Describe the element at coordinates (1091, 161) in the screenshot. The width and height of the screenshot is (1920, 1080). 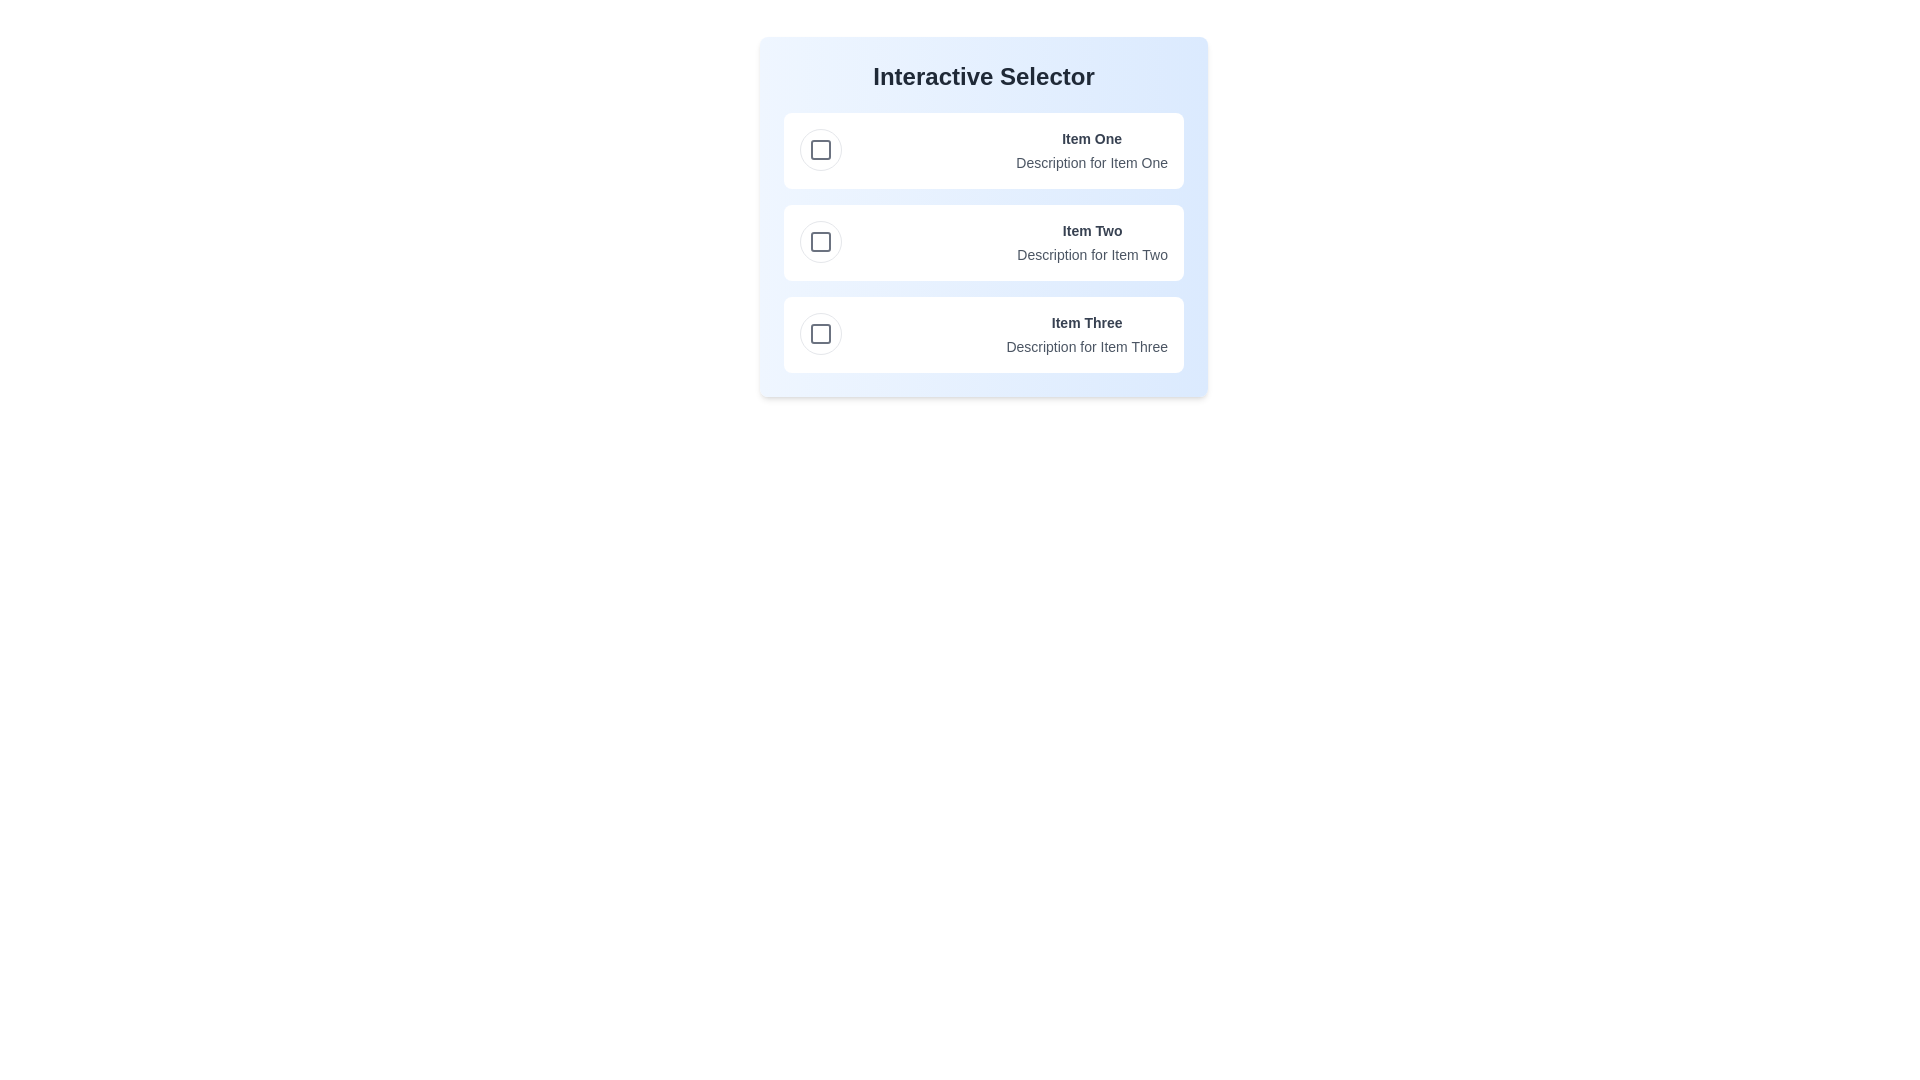
I see `the text label displaying 'Description for Item One', which is located just below the 'Item One' label in a structured list layout` at that location.